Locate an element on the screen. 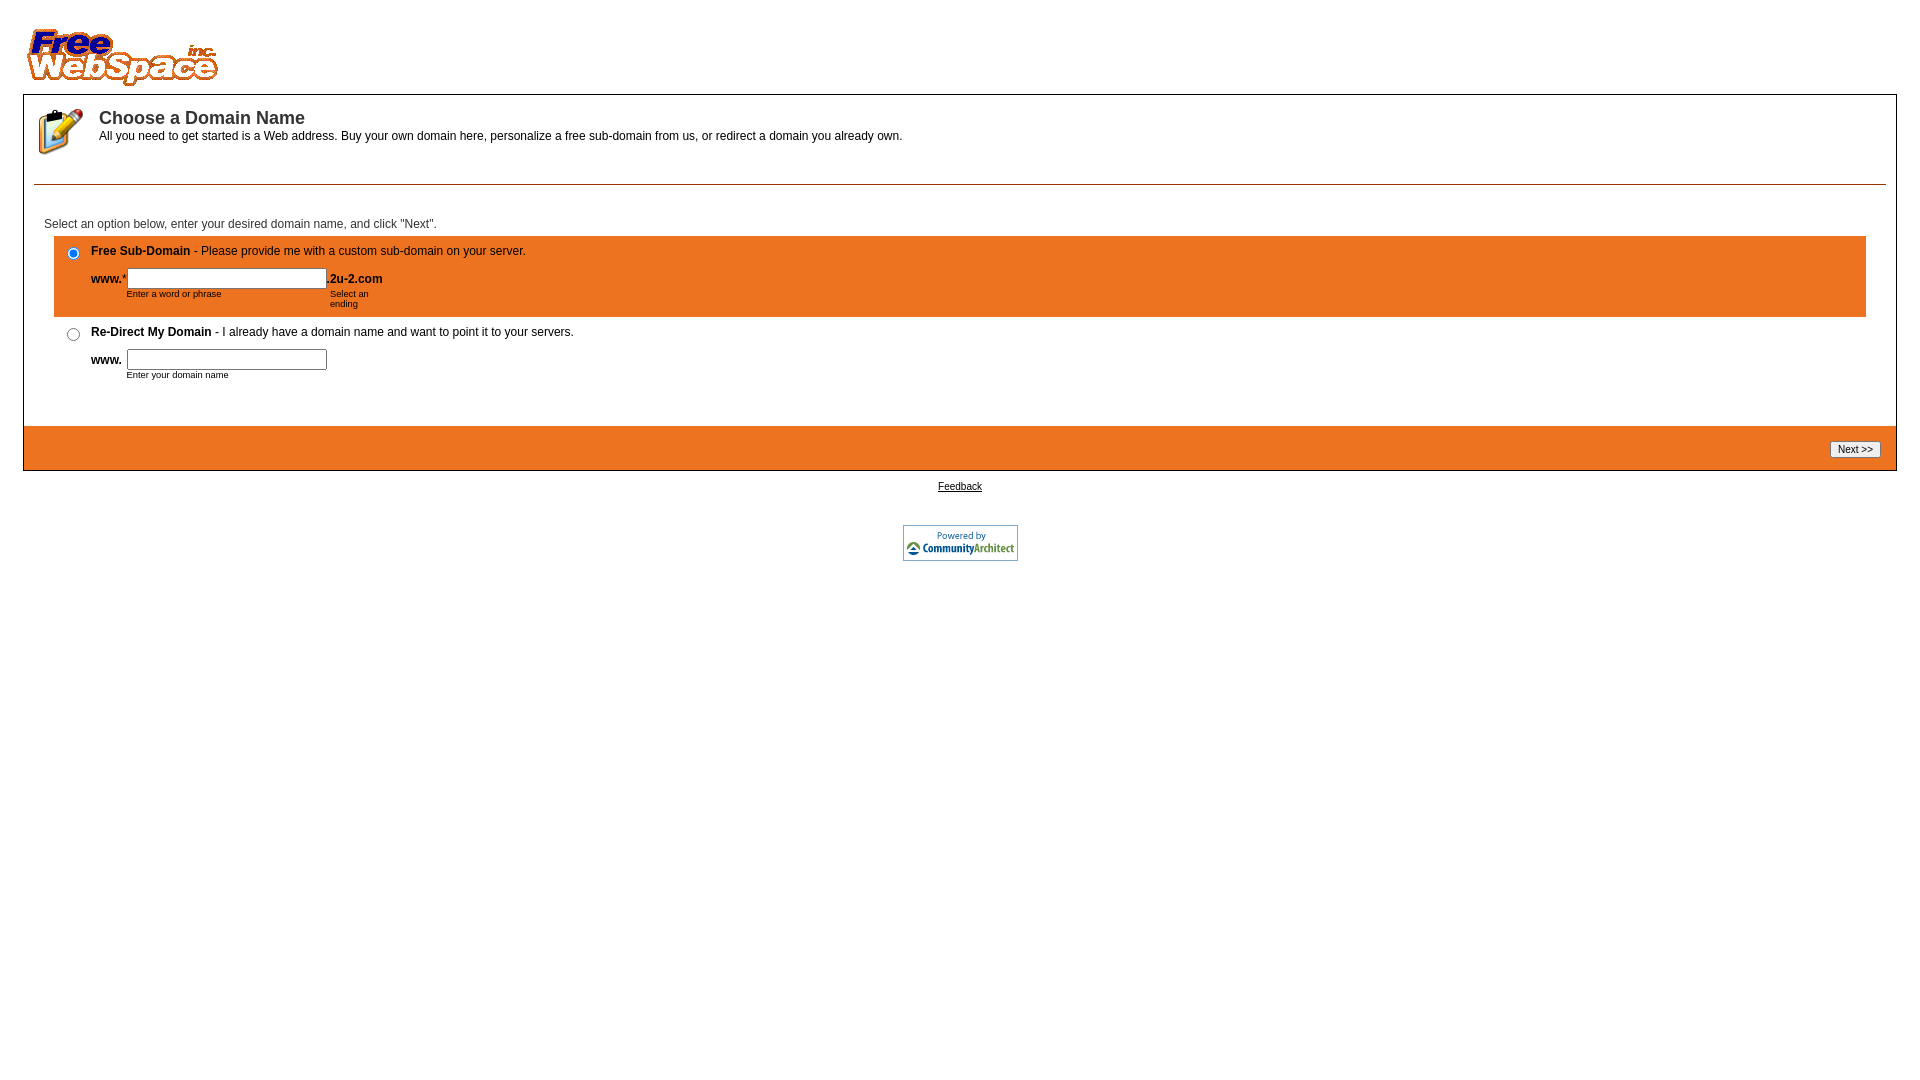  'Feedback' is located at coordinates (960, 486).